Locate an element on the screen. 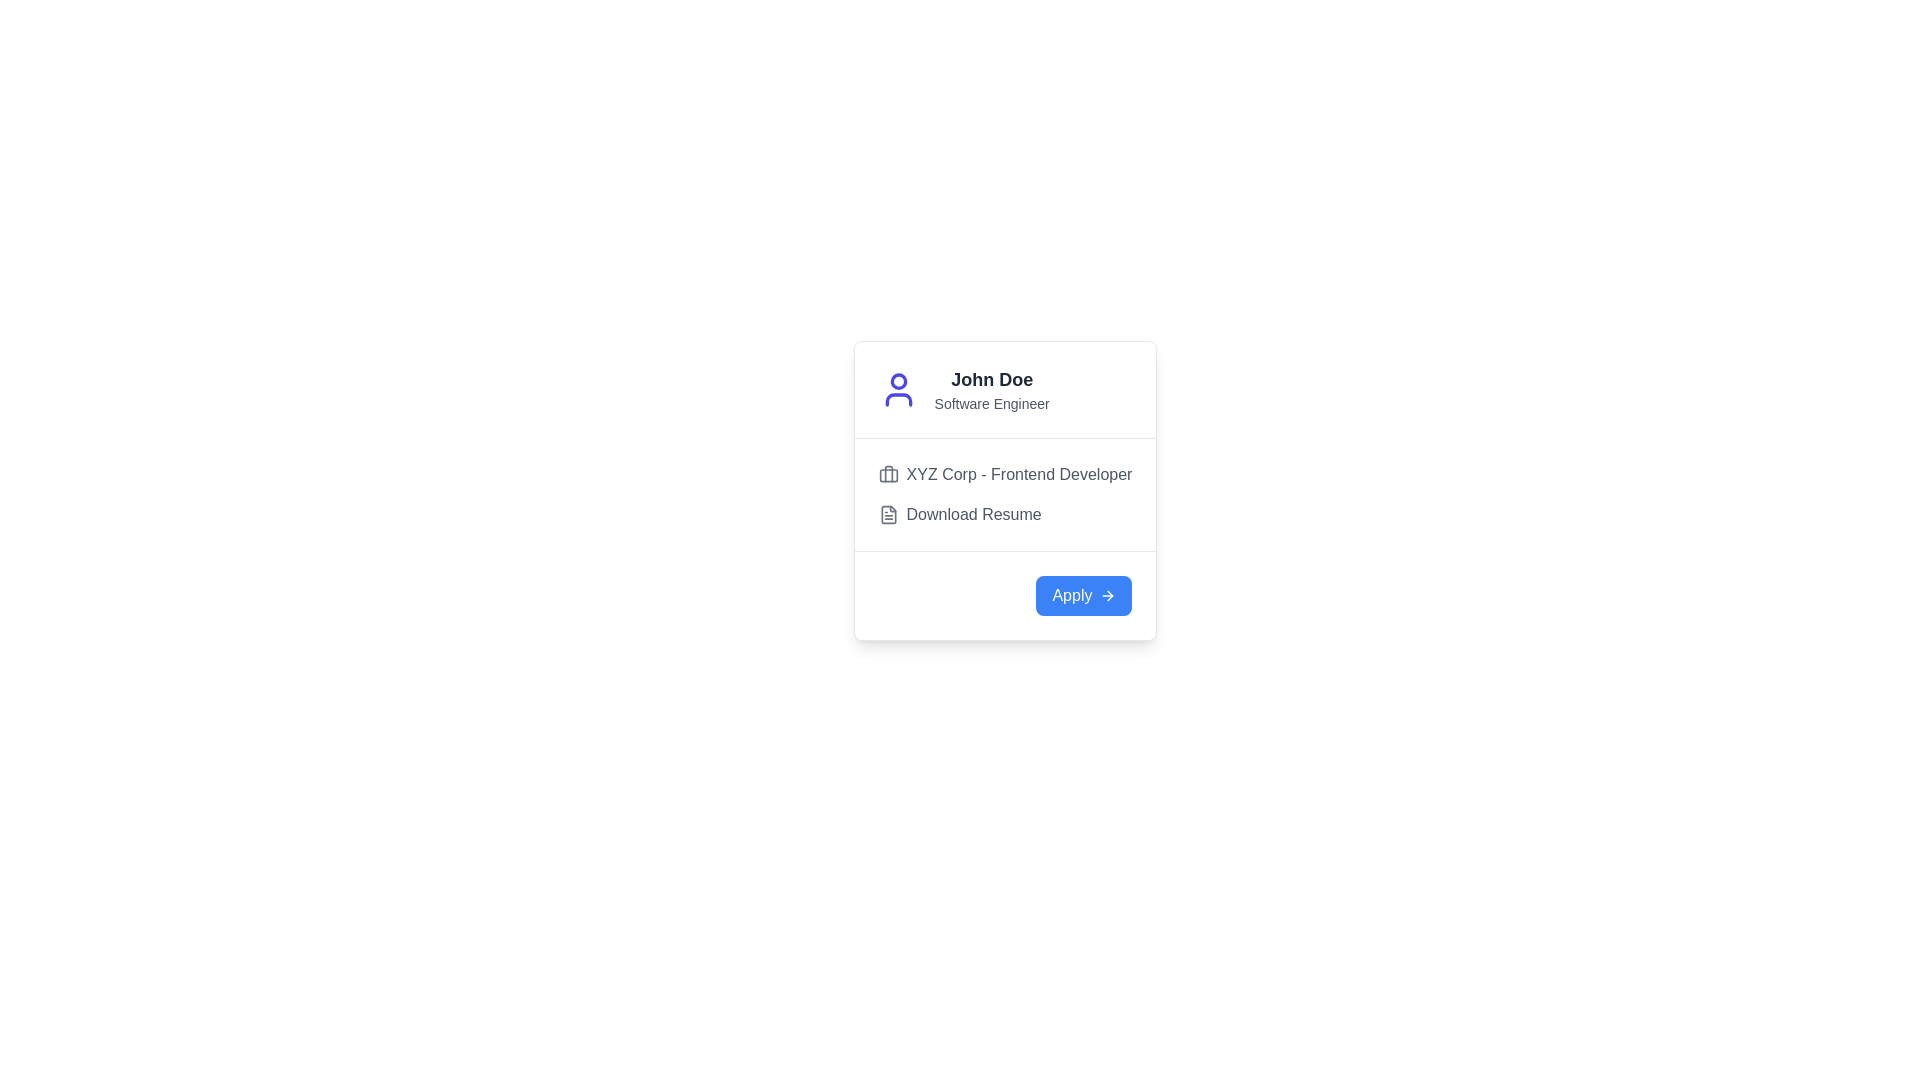 The width and height of the screenshot is (1920, 1080). briefcase icon element located next to the text 'XYZ Corp - Frontend Developer' in the second row of the card within the UI is located at coordinates (887, 474).